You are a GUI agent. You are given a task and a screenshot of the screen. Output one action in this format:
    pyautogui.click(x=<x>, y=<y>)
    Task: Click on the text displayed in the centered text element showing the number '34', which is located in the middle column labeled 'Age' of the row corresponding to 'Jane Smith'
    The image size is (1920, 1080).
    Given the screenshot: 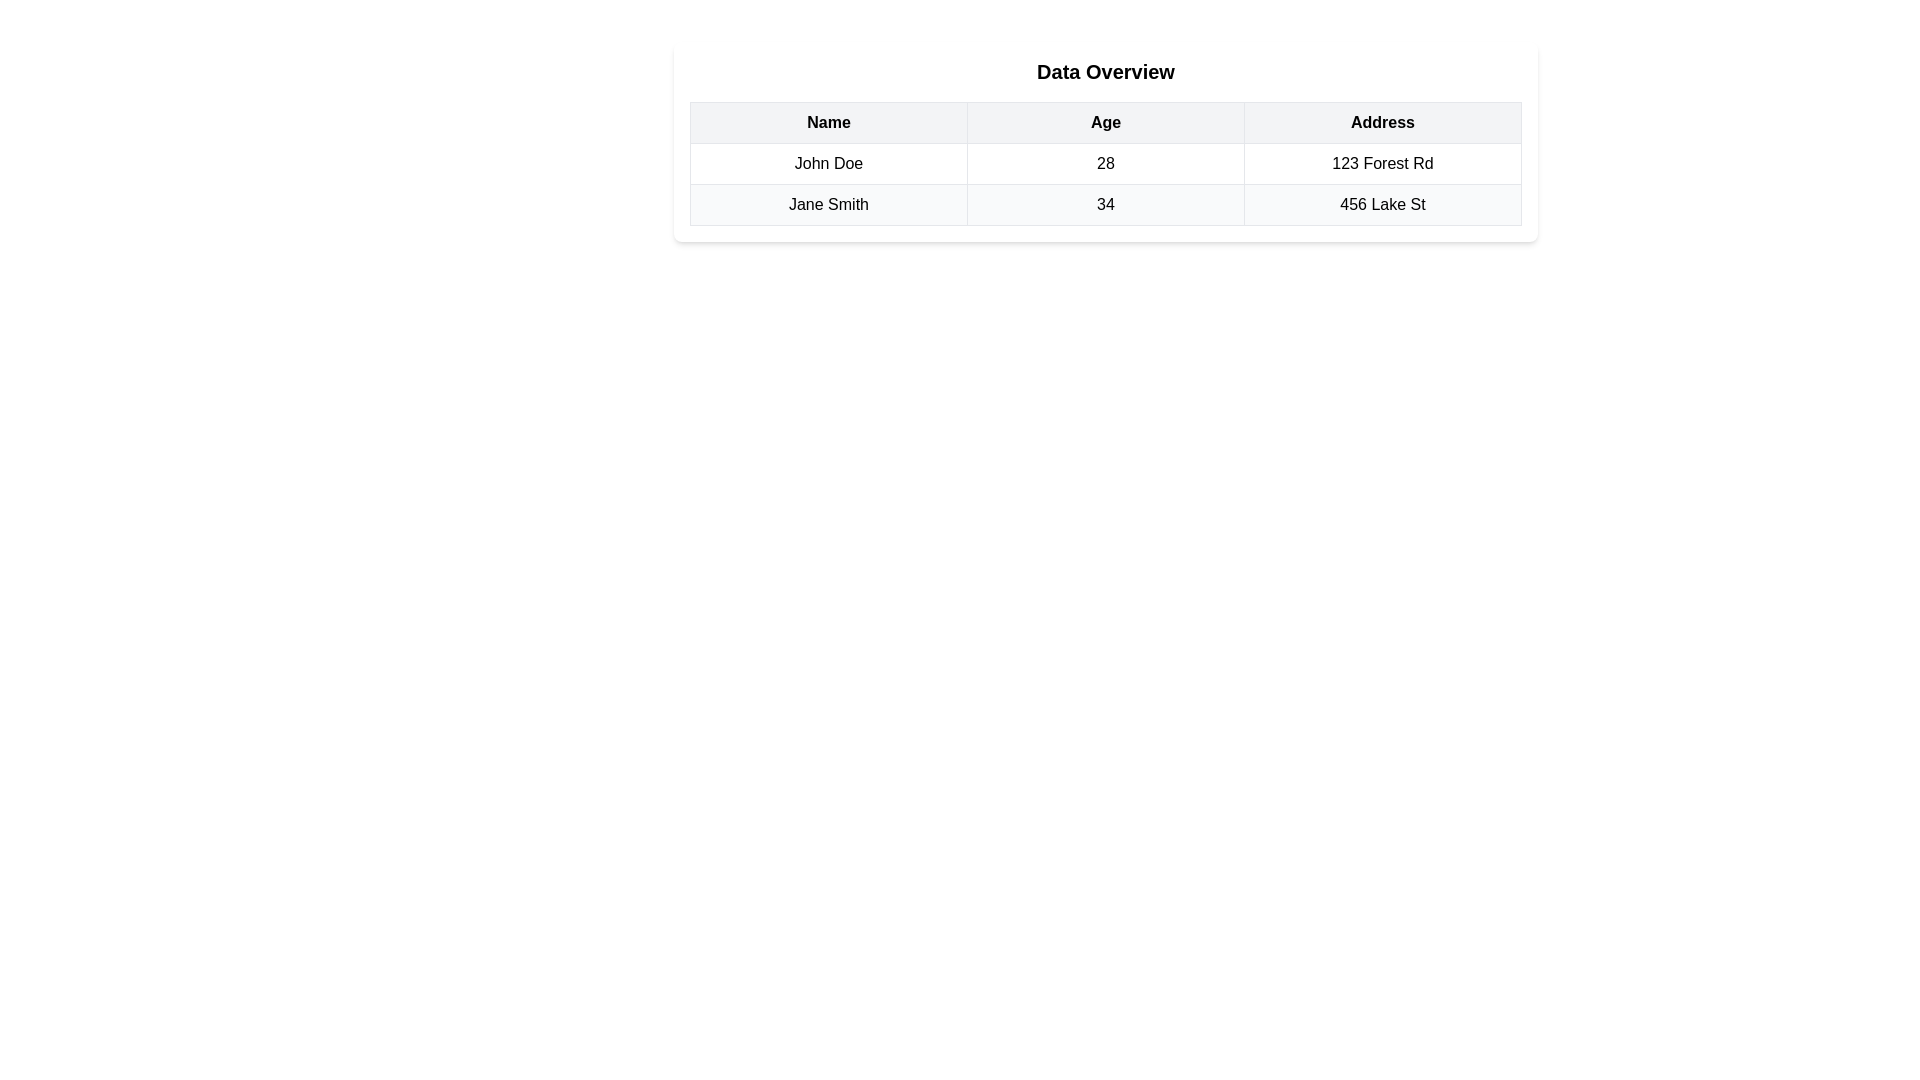 What is the action you would take?
    pyautogui.click(x=1104, y=204)
    